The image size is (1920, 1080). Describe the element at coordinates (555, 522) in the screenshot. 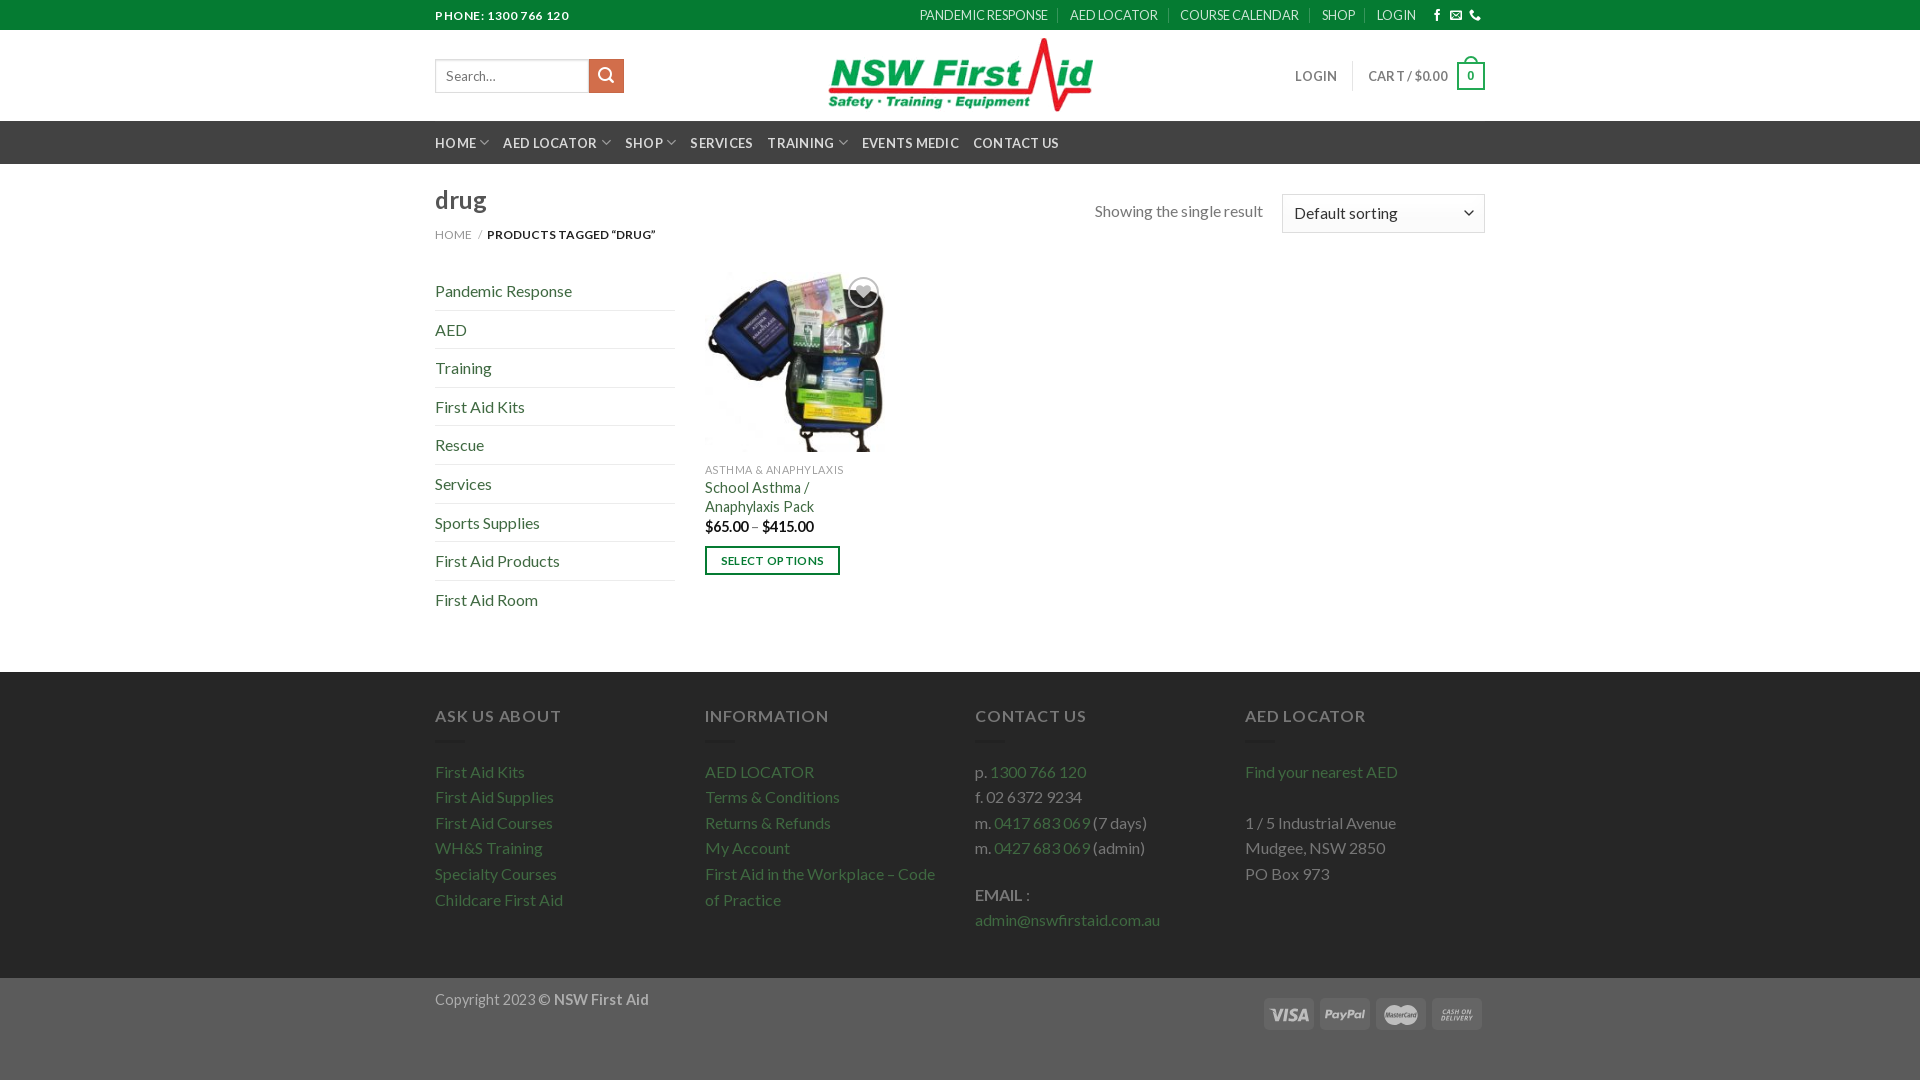

I see `'Sports Supplies'` at that location.